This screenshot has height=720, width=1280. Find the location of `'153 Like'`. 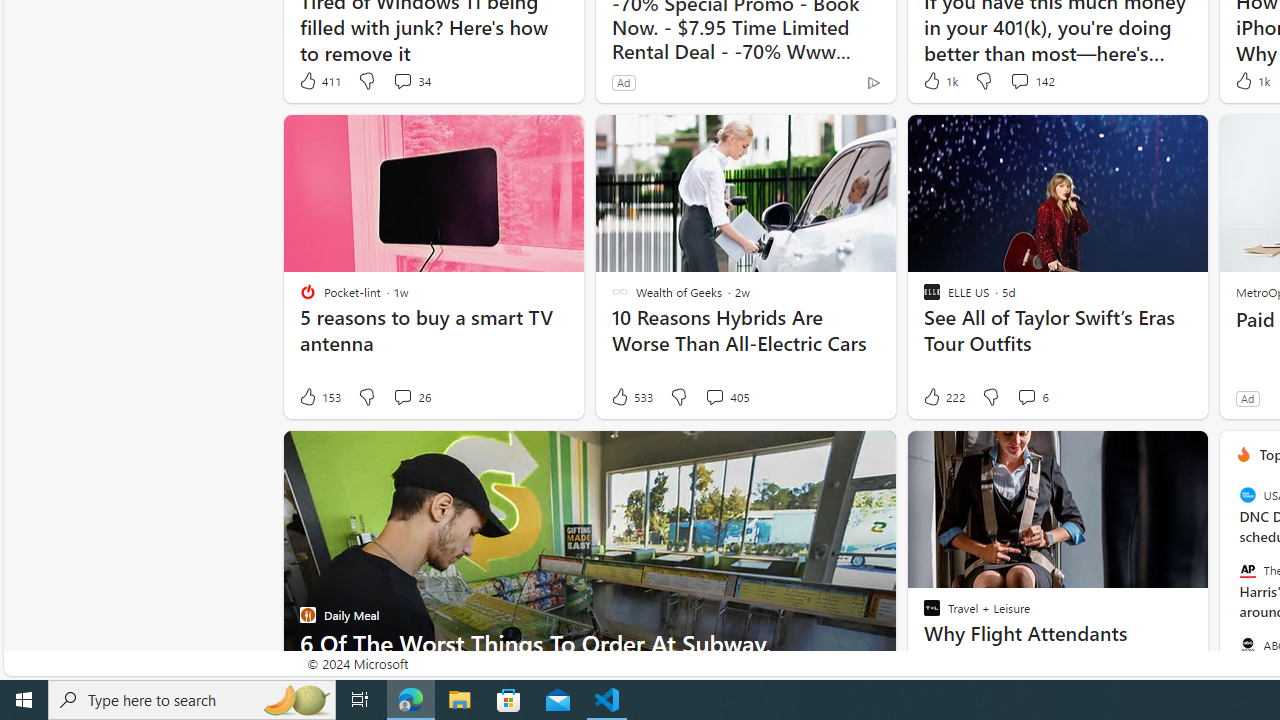

'153 Like' is located at coordinates (318, 397).